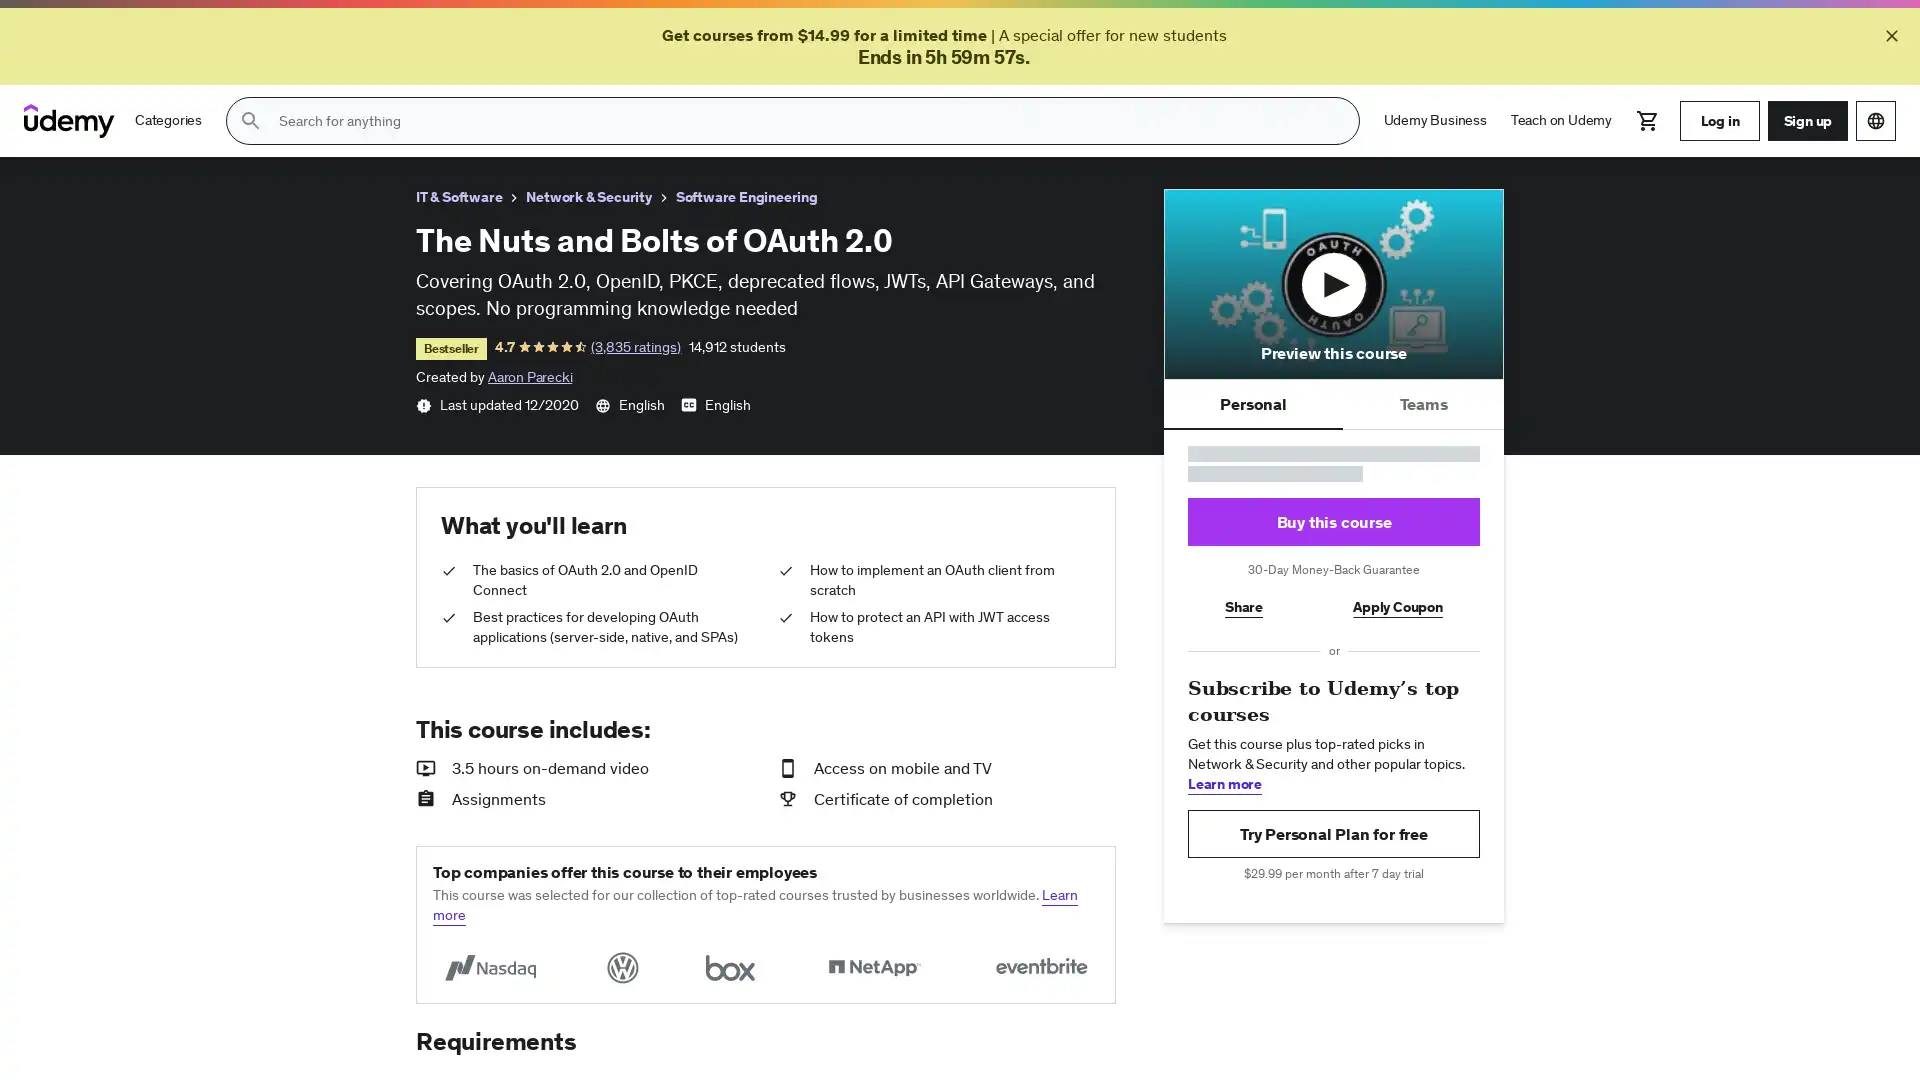 The image size is (1920, 1080). What do you see at coordinates (1396, 605) in the screenshot?
I see `Apply Coupon` at bounding box center [1396, 605].